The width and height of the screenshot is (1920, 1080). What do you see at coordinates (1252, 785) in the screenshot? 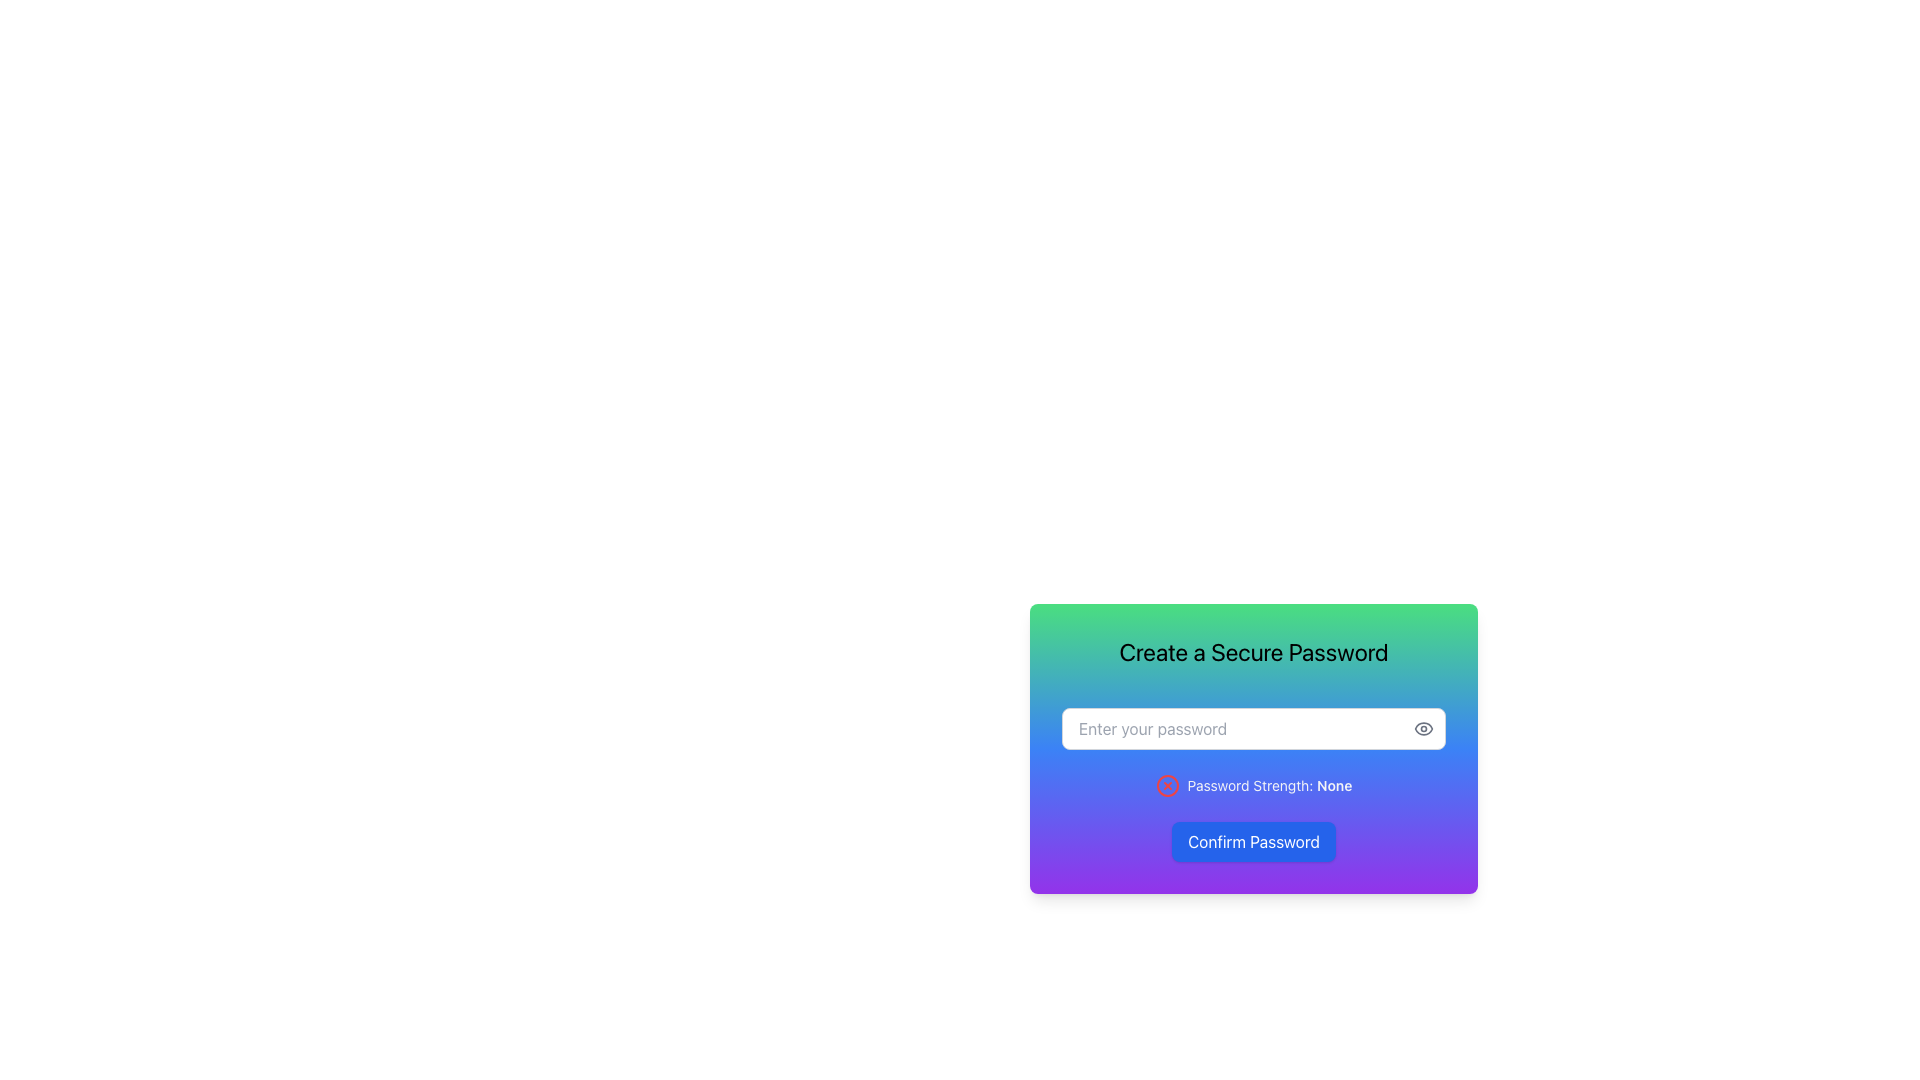
I see `the static informational text displaying 'Password Strength: None' with a red icon indicating low strength, located beneath the password input field and above the 'Confirm Password' button` at bounding box center [1252, 785].